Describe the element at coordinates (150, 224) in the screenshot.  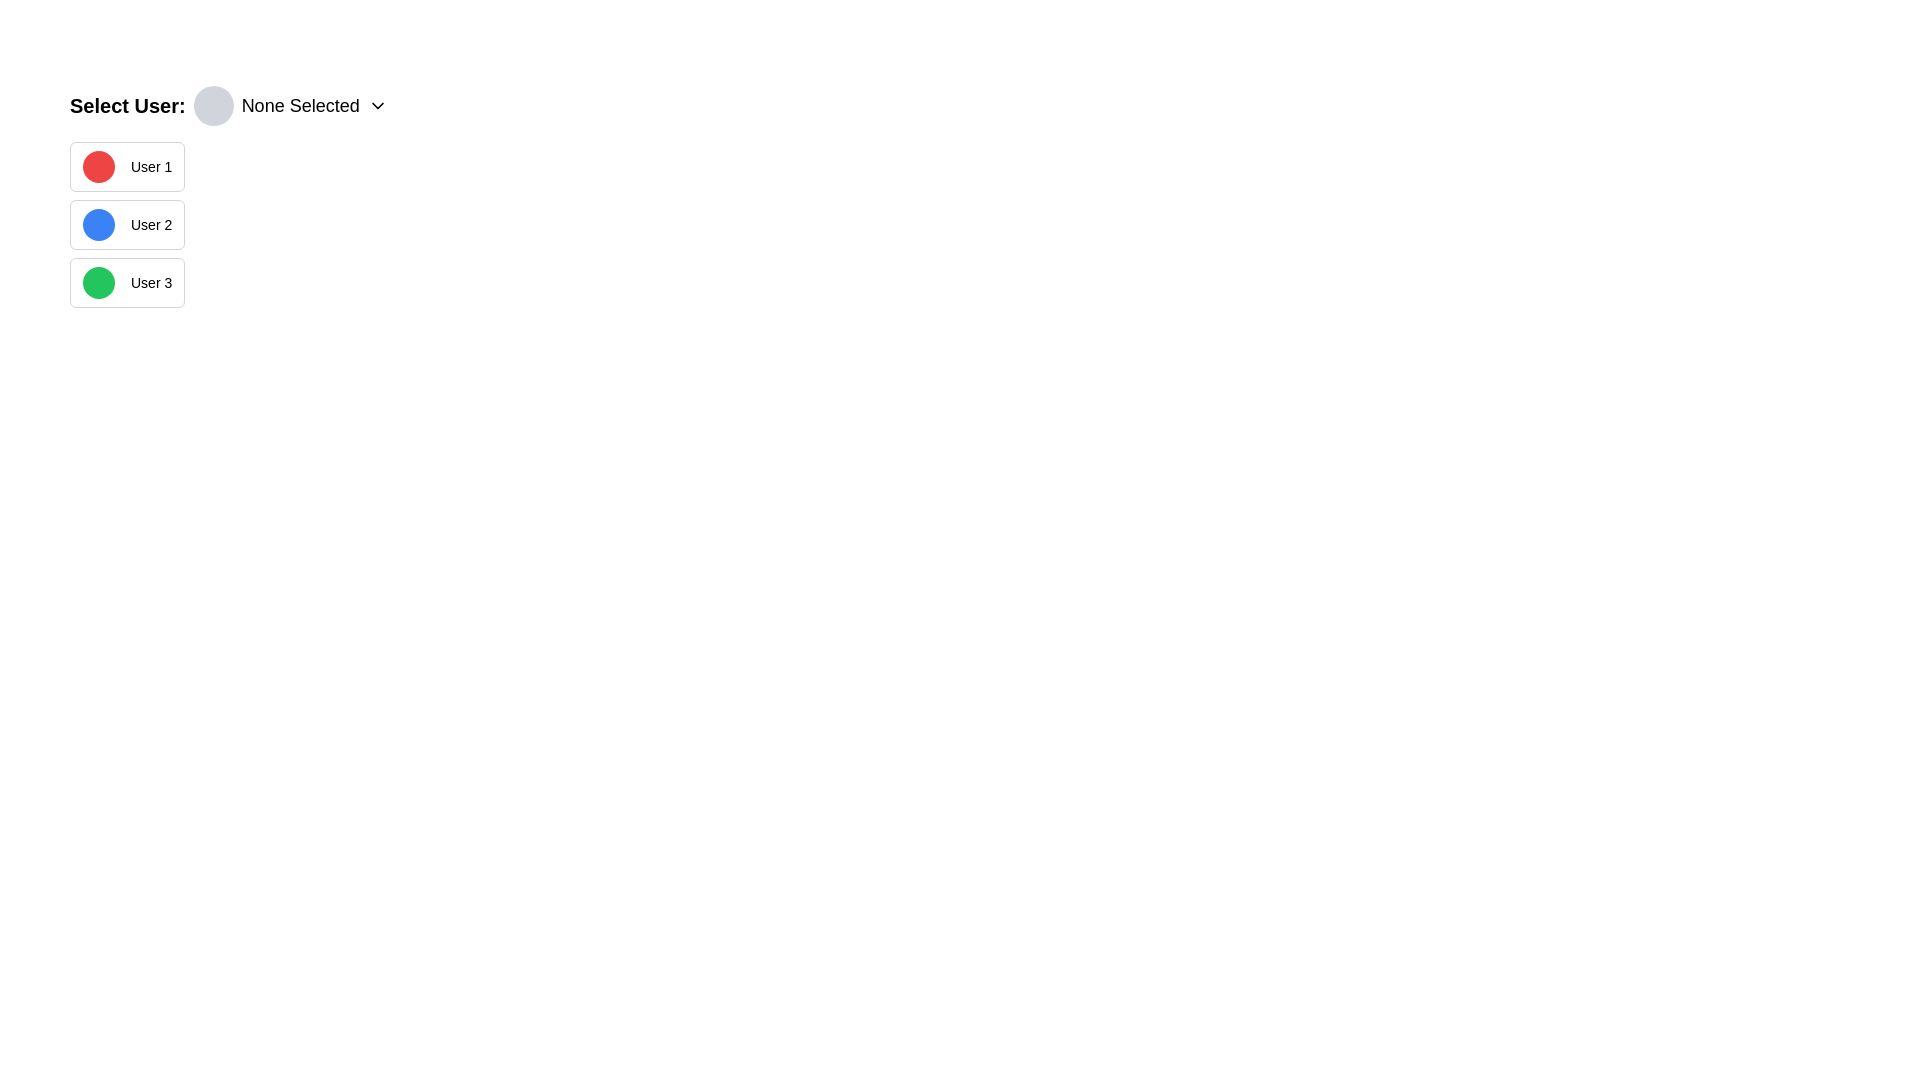
I see `the label identifying the user associated with the blue icon on its left, positioned in the middle of a vertical list of user containers` at that location.